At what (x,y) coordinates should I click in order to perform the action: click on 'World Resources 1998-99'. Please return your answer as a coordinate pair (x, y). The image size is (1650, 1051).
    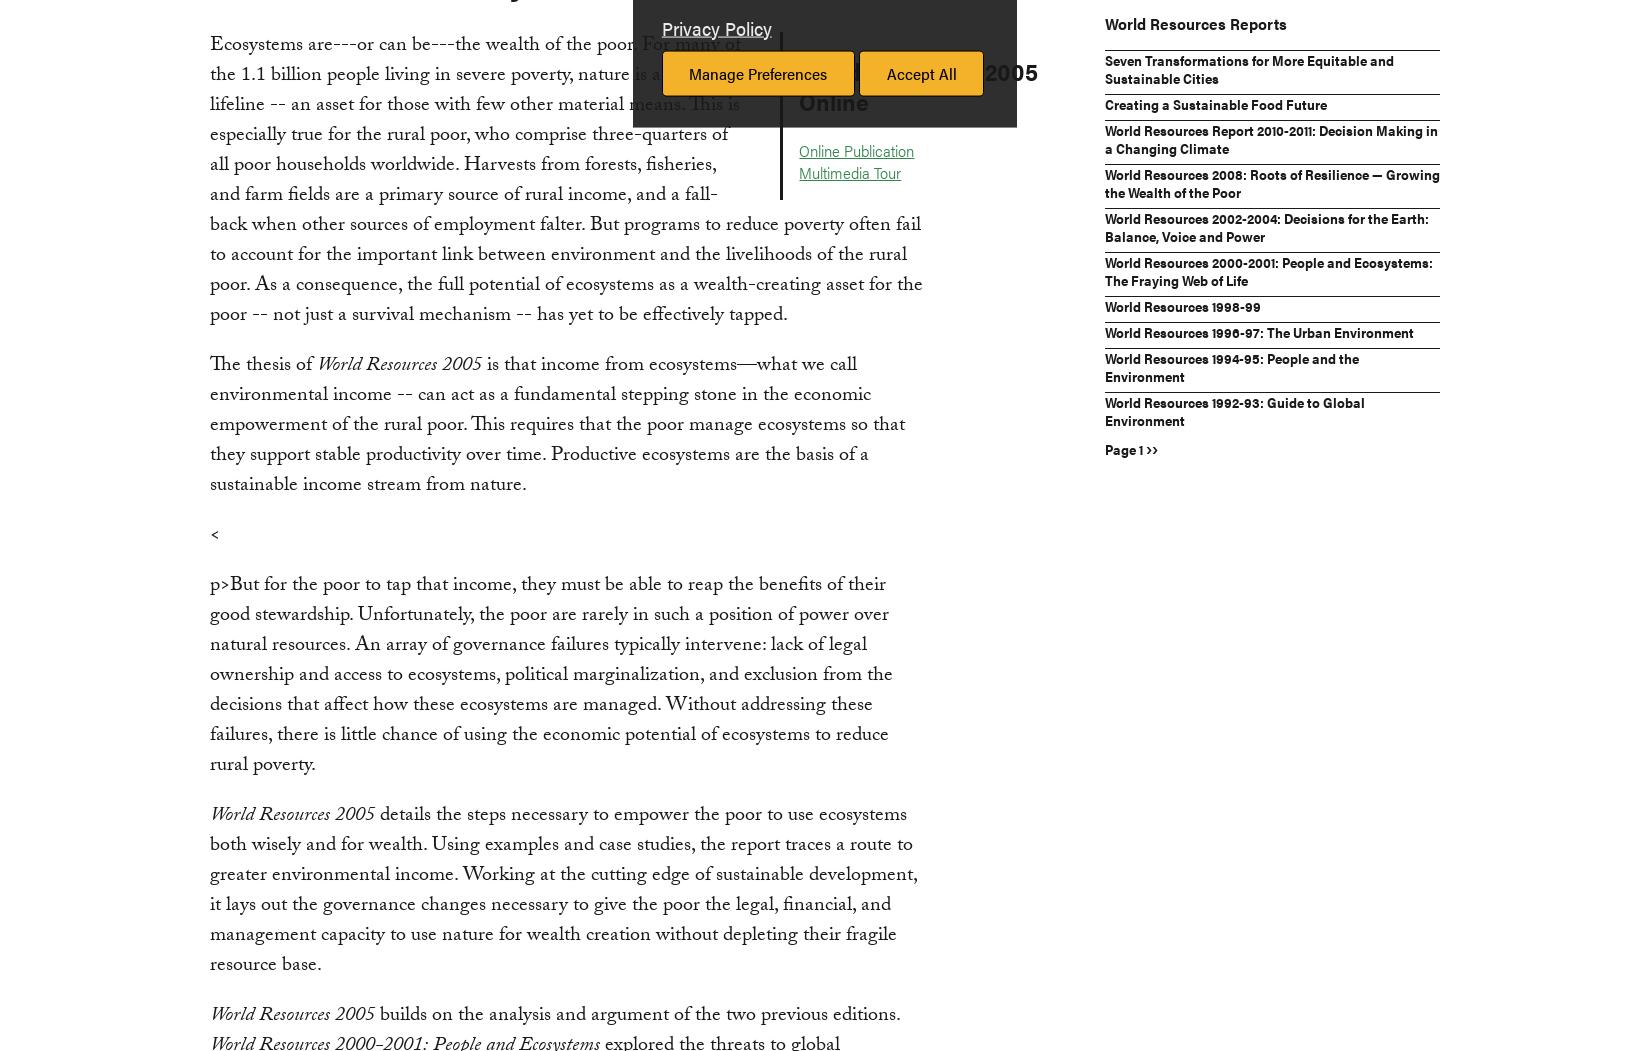
    Looking at the image, I should click on (1182, 304).